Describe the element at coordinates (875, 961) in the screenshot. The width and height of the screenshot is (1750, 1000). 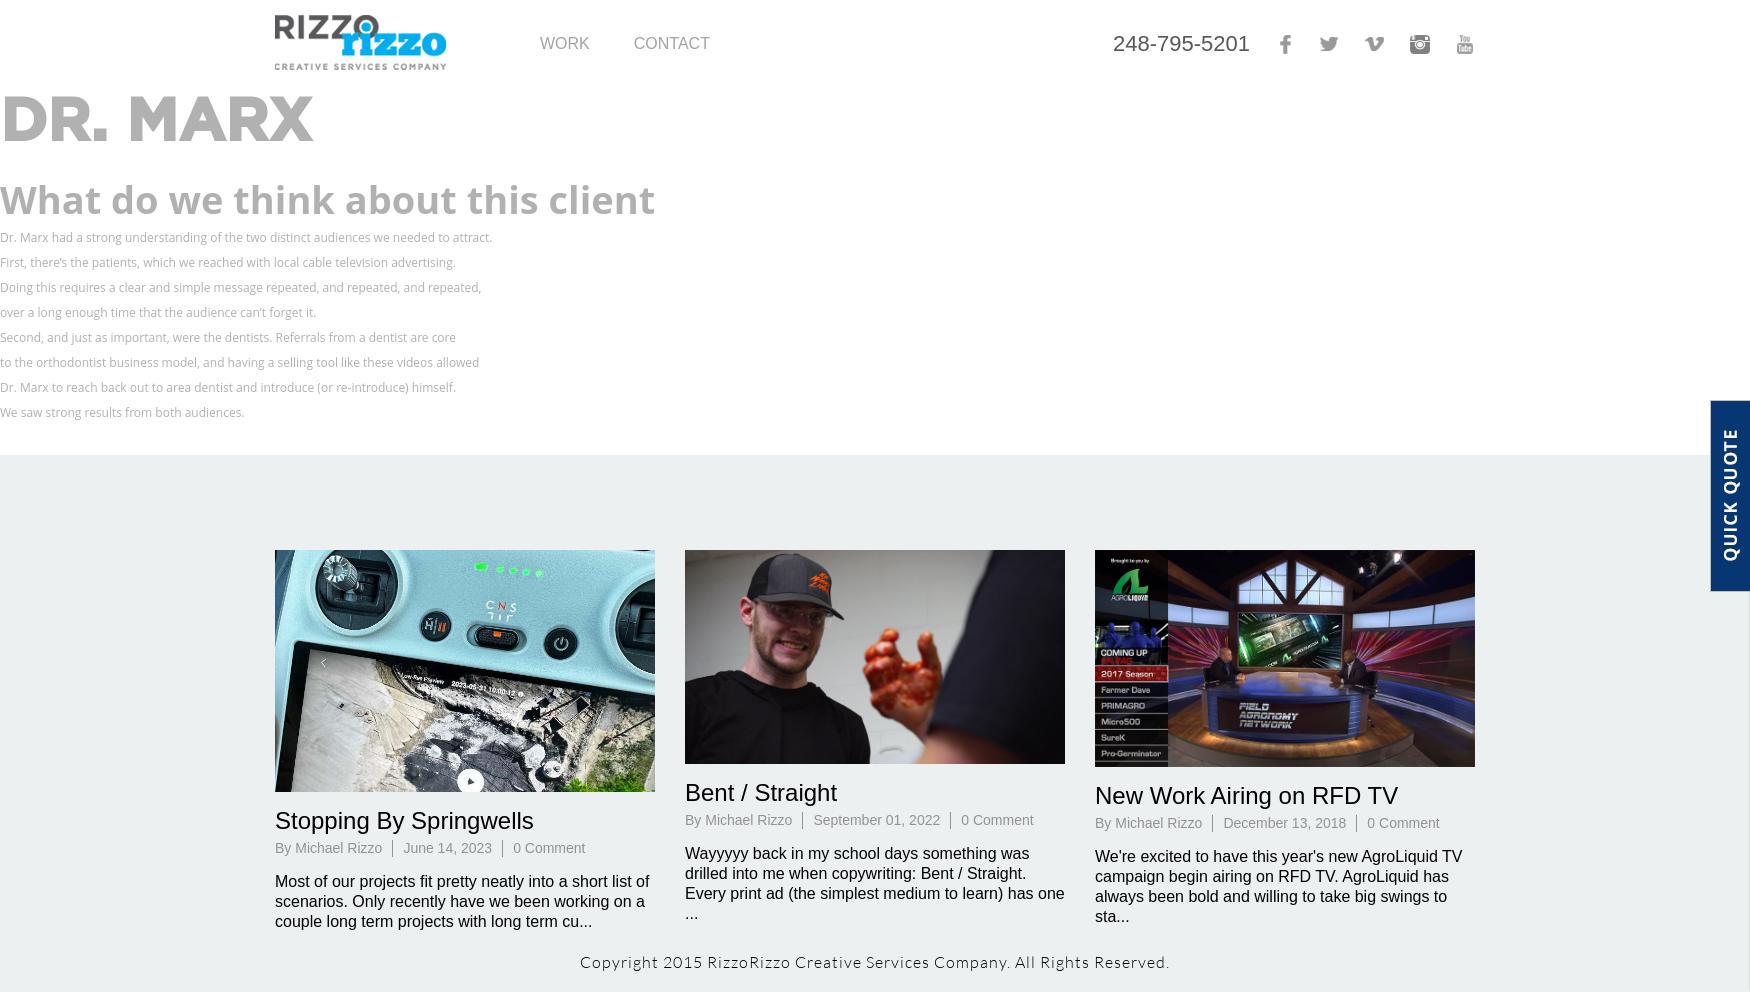
I see `'Copyright 2015 RizzoRizzo Creative Services Company. All Rights Reserved.'` at that location.